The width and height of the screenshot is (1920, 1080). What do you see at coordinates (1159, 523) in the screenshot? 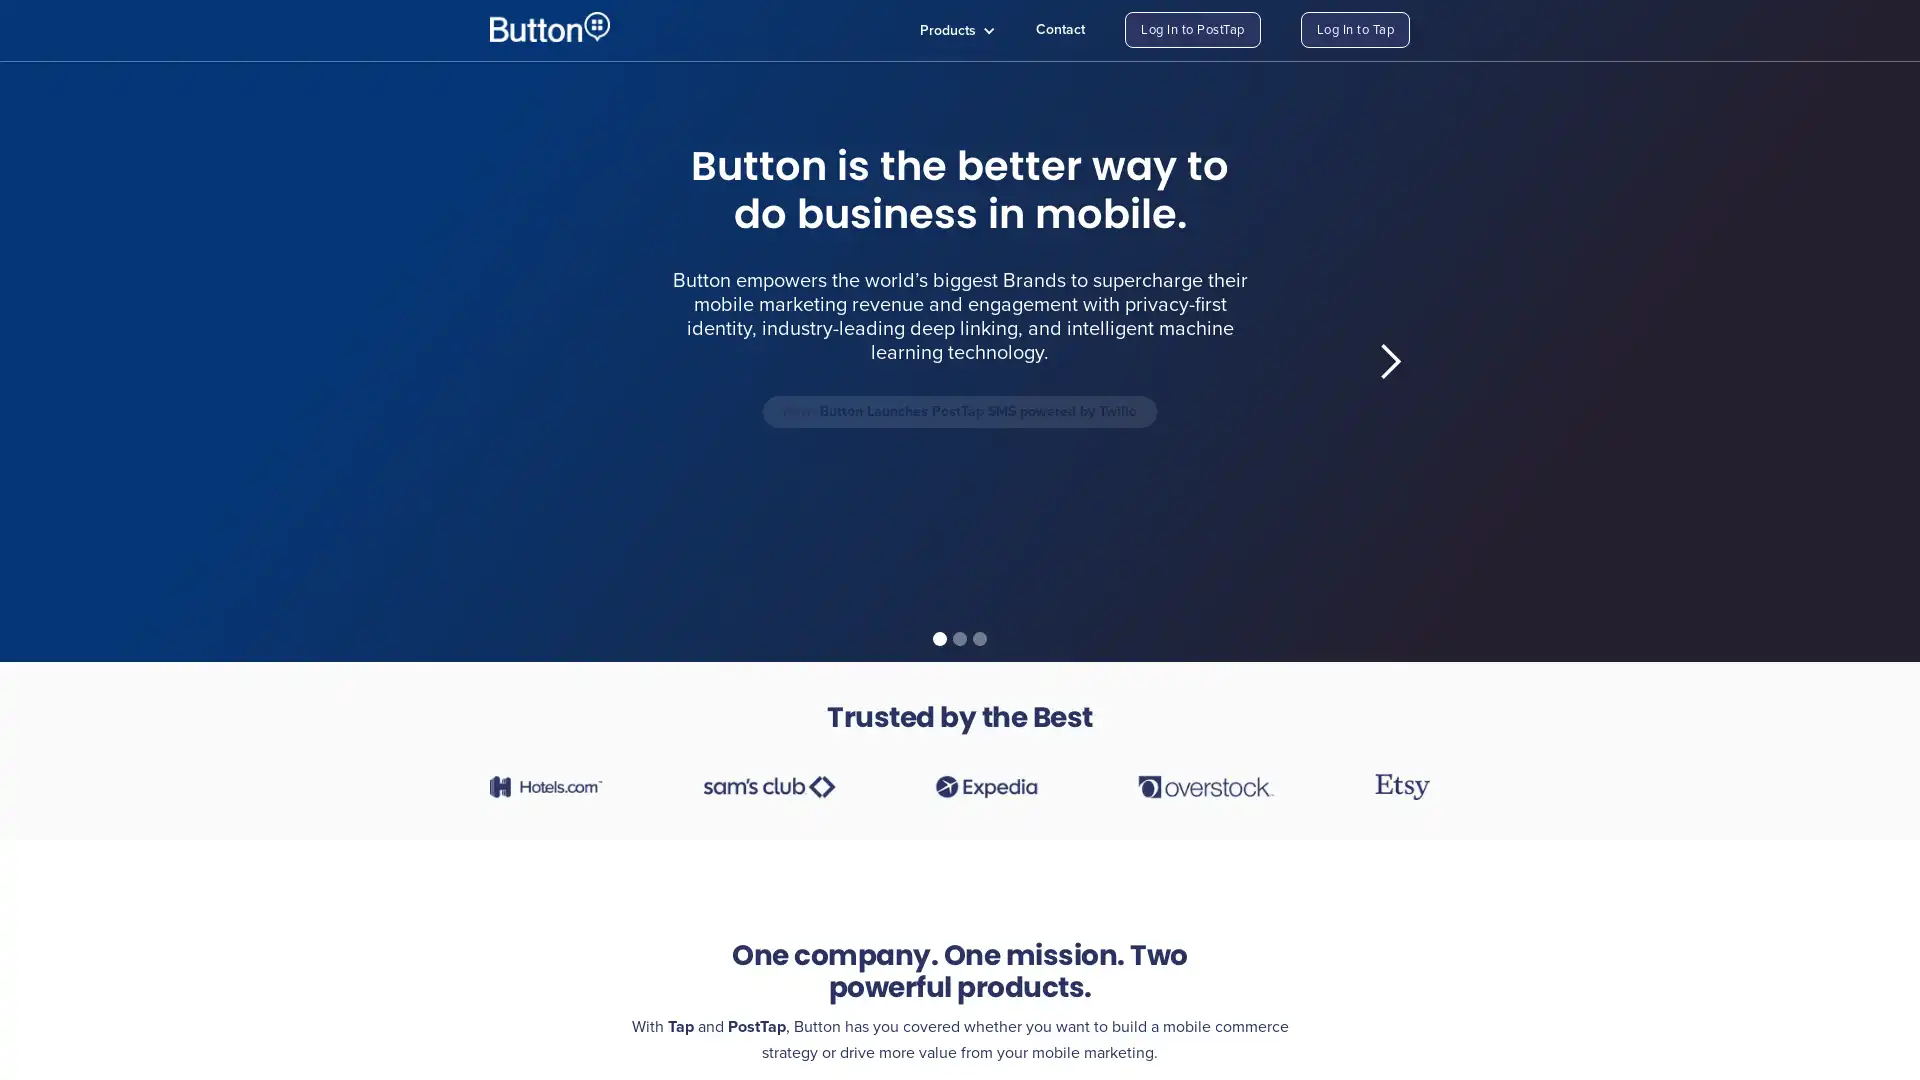
I see `Tell me more` at bounding box center [1159, 523].